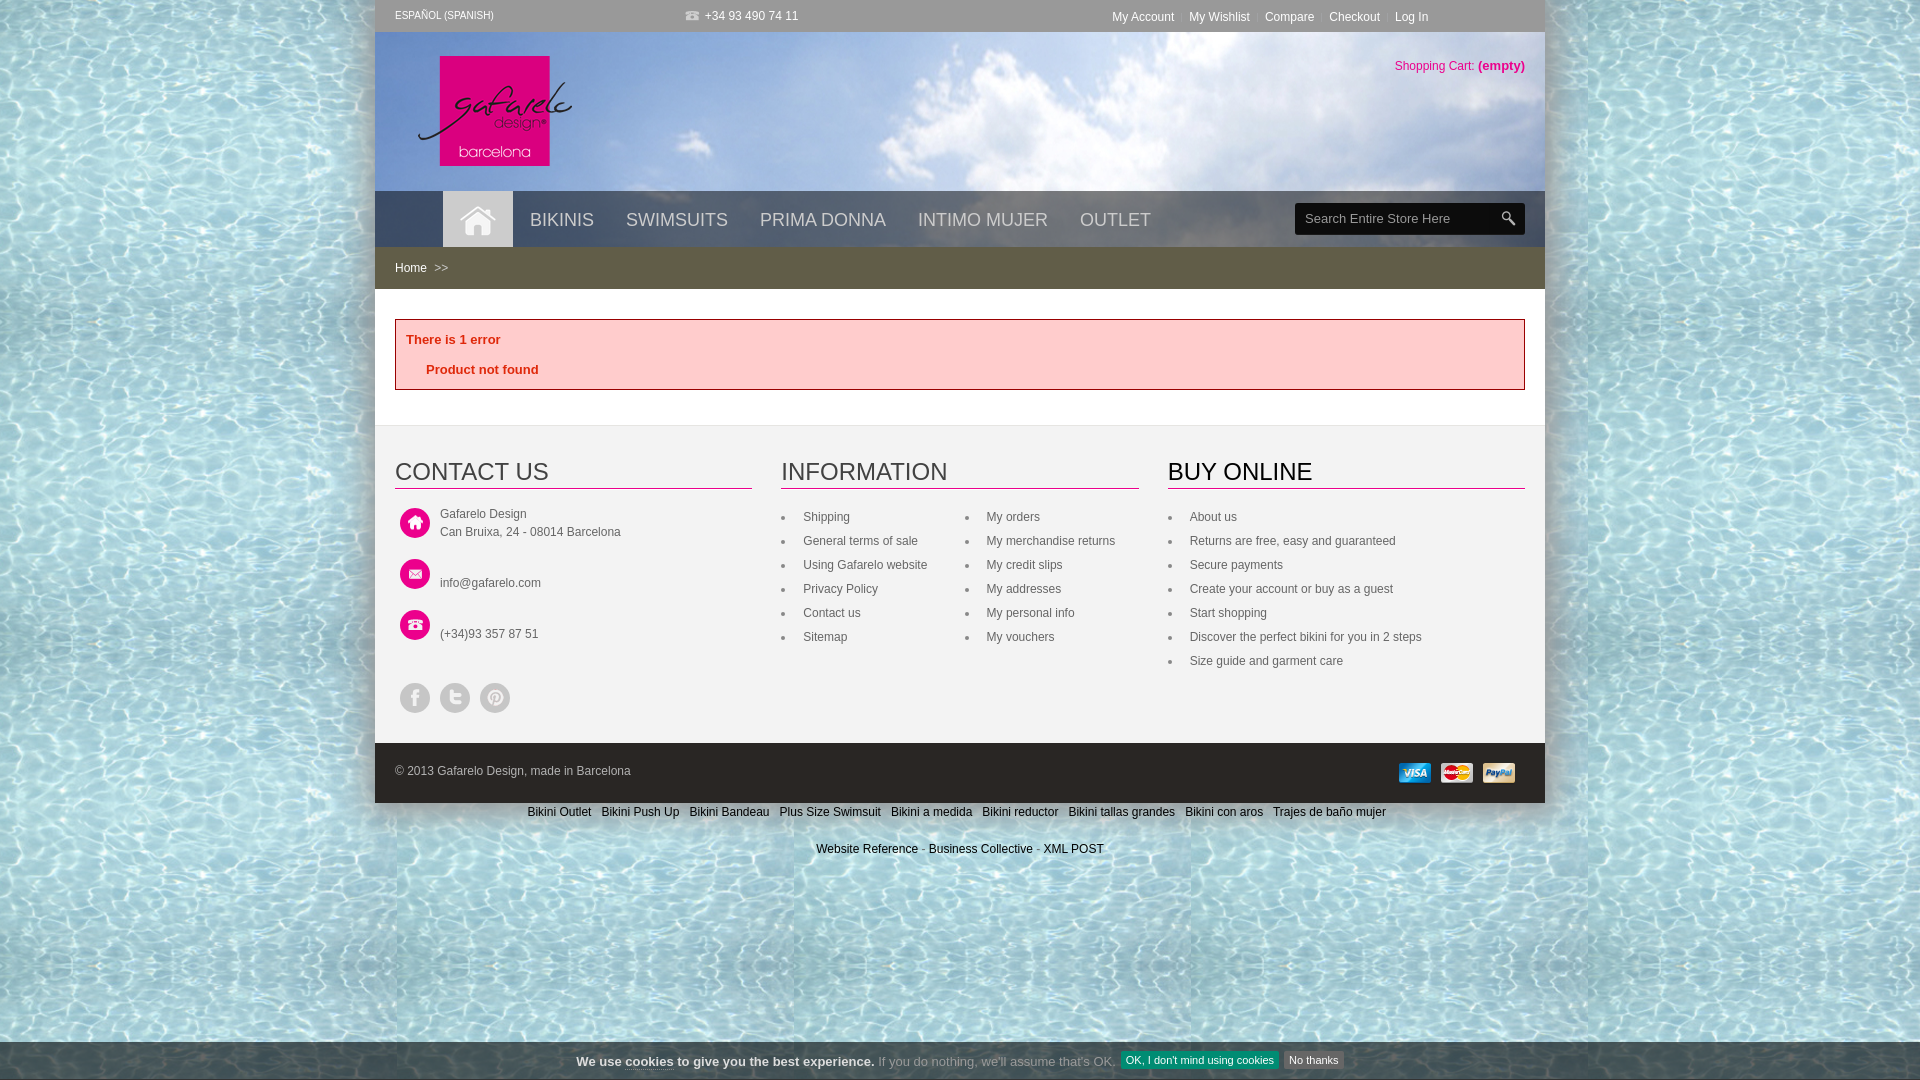  I want to click on 'Bikini con aros', so click(1185, 812).